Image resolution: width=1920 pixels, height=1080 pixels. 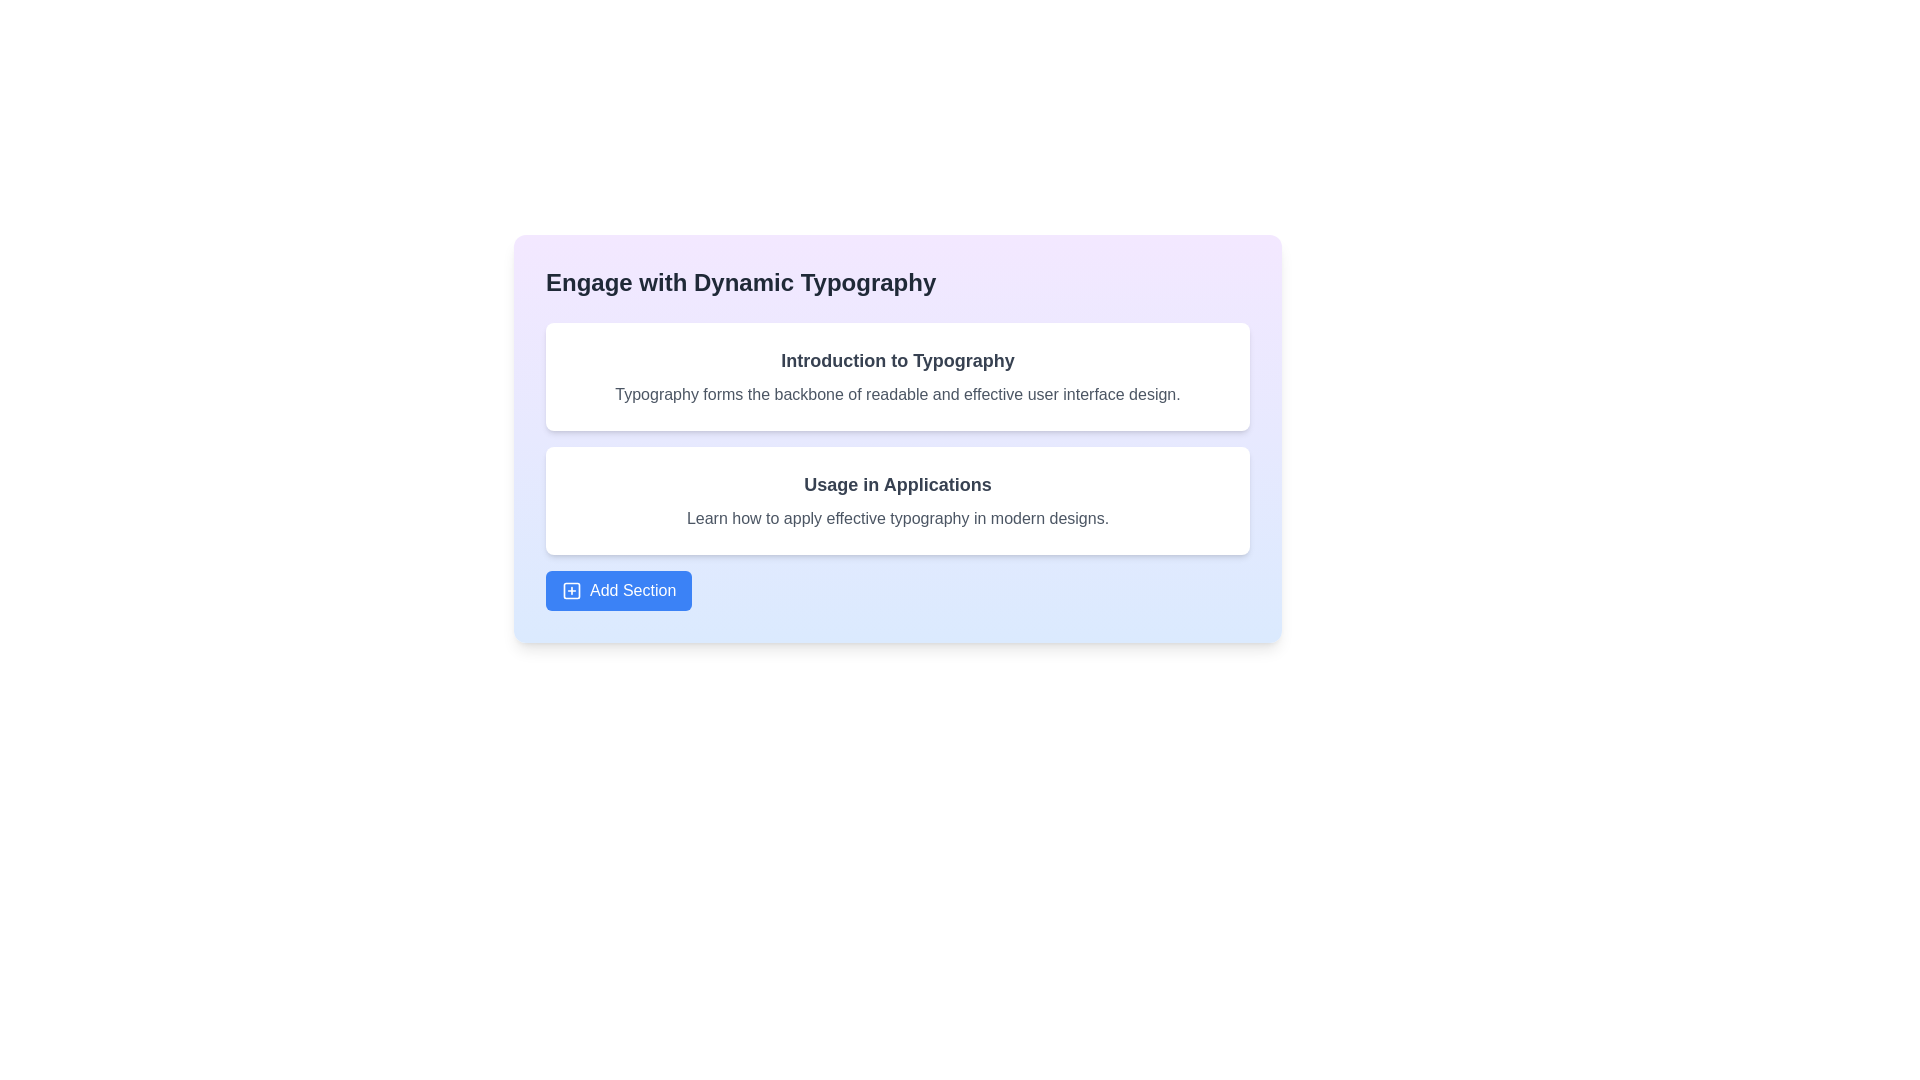 What do you see at coordinates (896, 518) in the screenshot?
I see `descriptive text element located below the heading 'Usage in Applications', which displays the message: 'Learn how to apply effective typography in modern designs.'` at bounding box center [896, 518].